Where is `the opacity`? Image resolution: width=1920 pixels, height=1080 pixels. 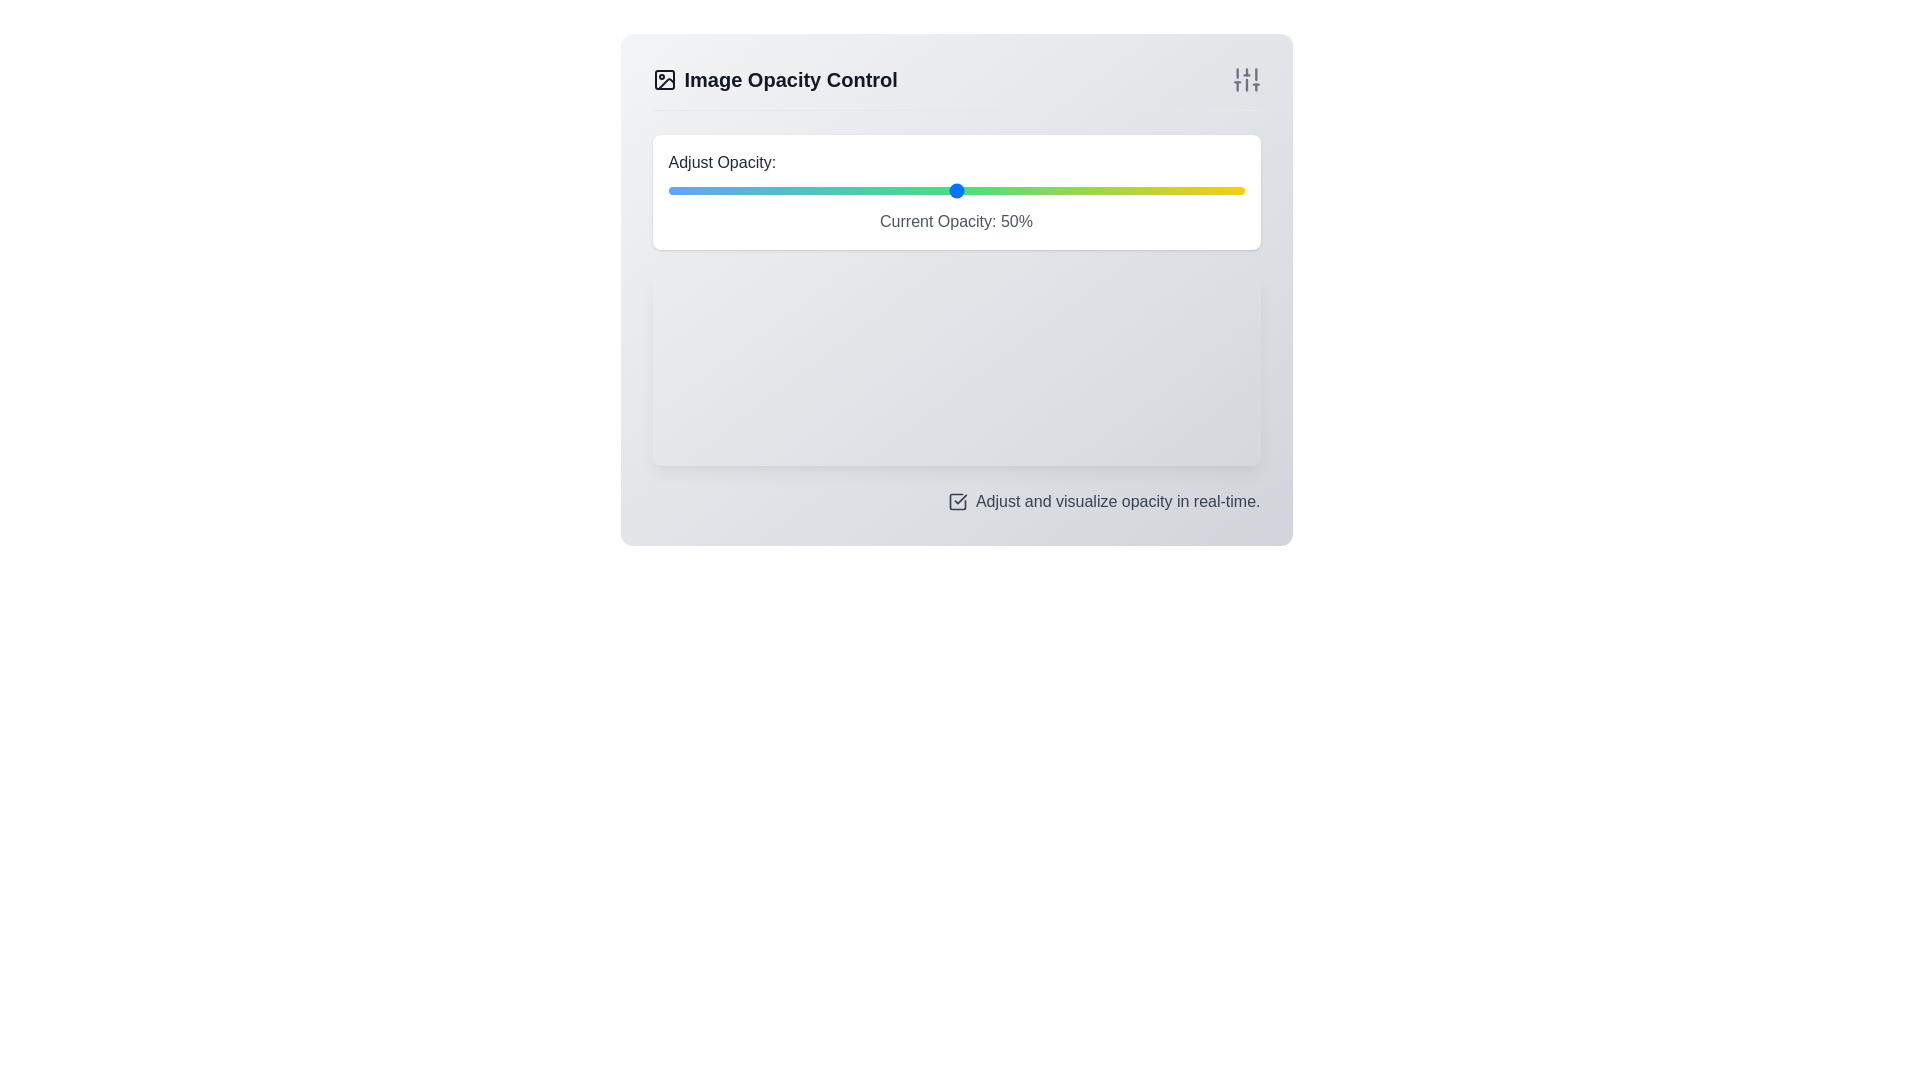
the opacity is located at coordinates (801, 191).